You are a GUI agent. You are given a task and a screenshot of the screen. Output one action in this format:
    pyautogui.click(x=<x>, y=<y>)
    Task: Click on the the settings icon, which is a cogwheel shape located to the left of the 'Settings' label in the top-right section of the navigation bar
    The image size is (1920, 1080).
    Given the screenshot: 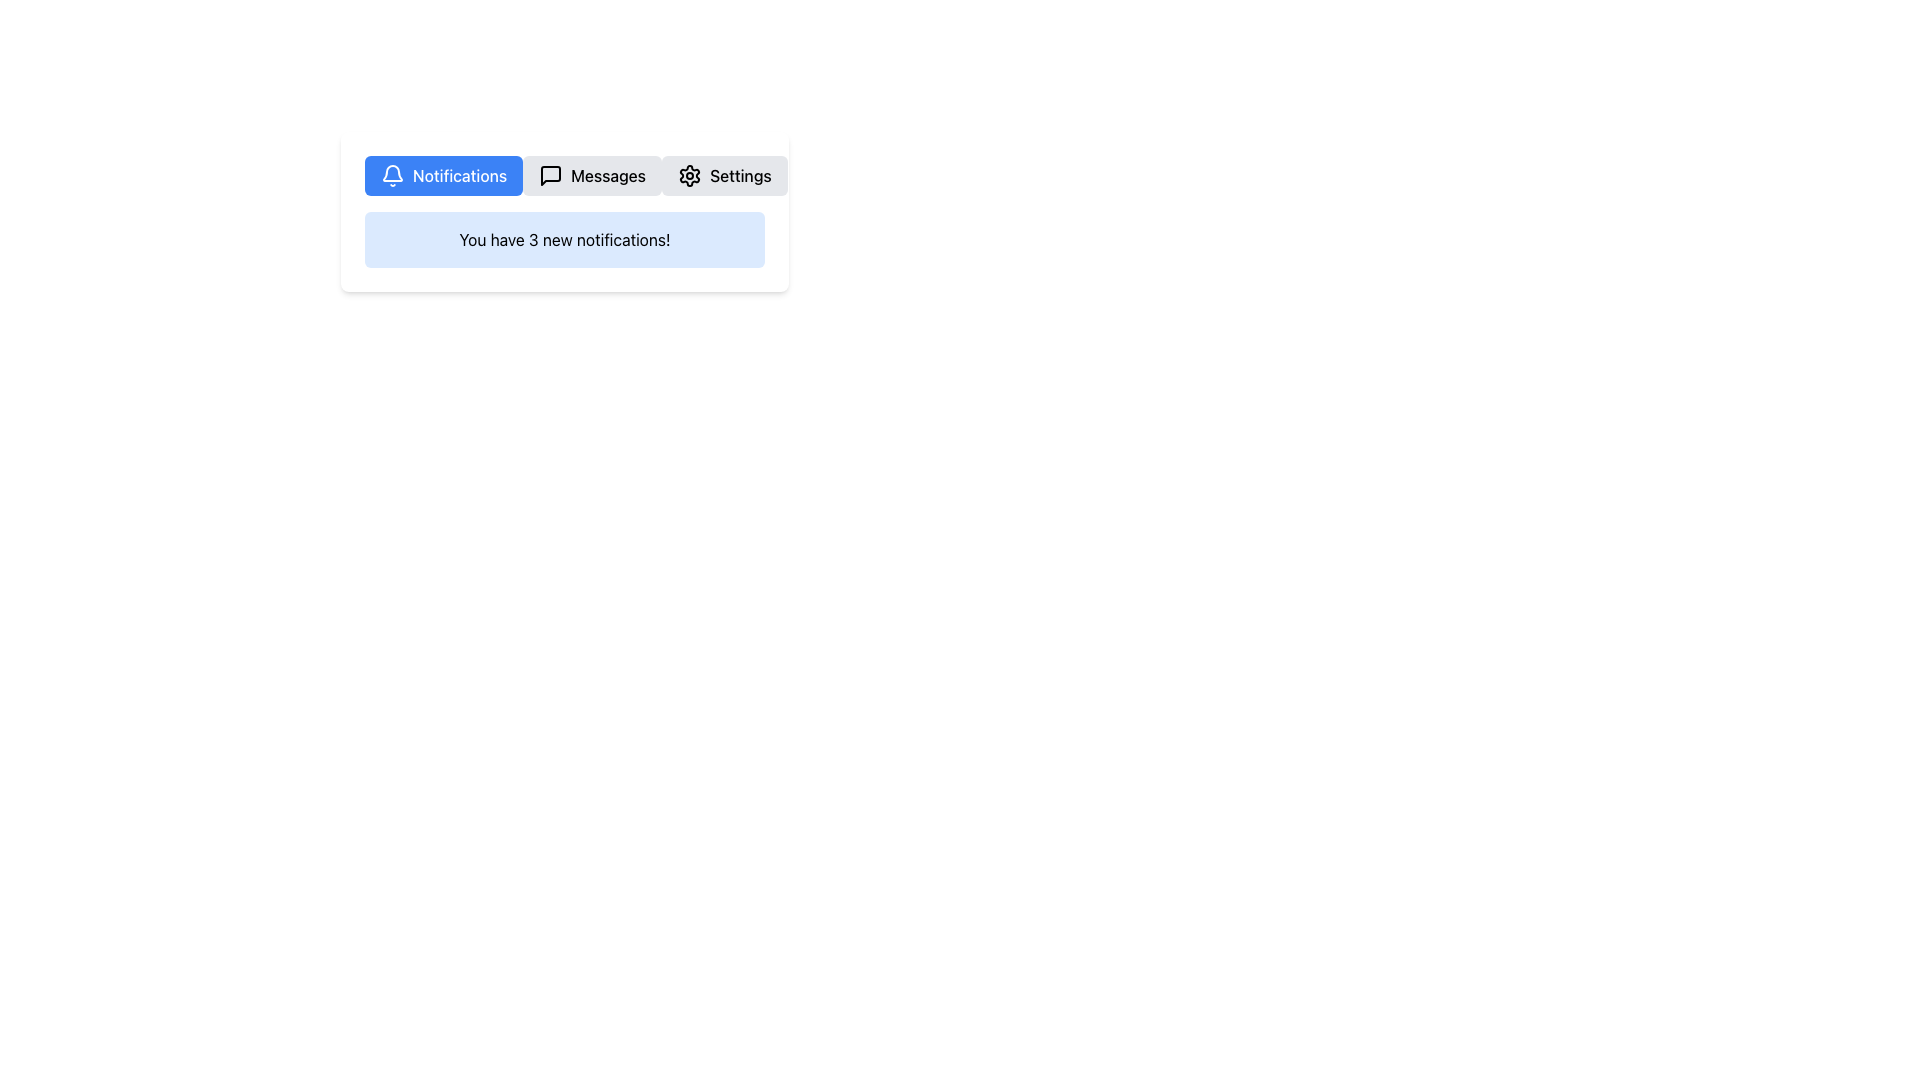 What is the action you would take?
    pyautogui.click(x=690, y=175)
    